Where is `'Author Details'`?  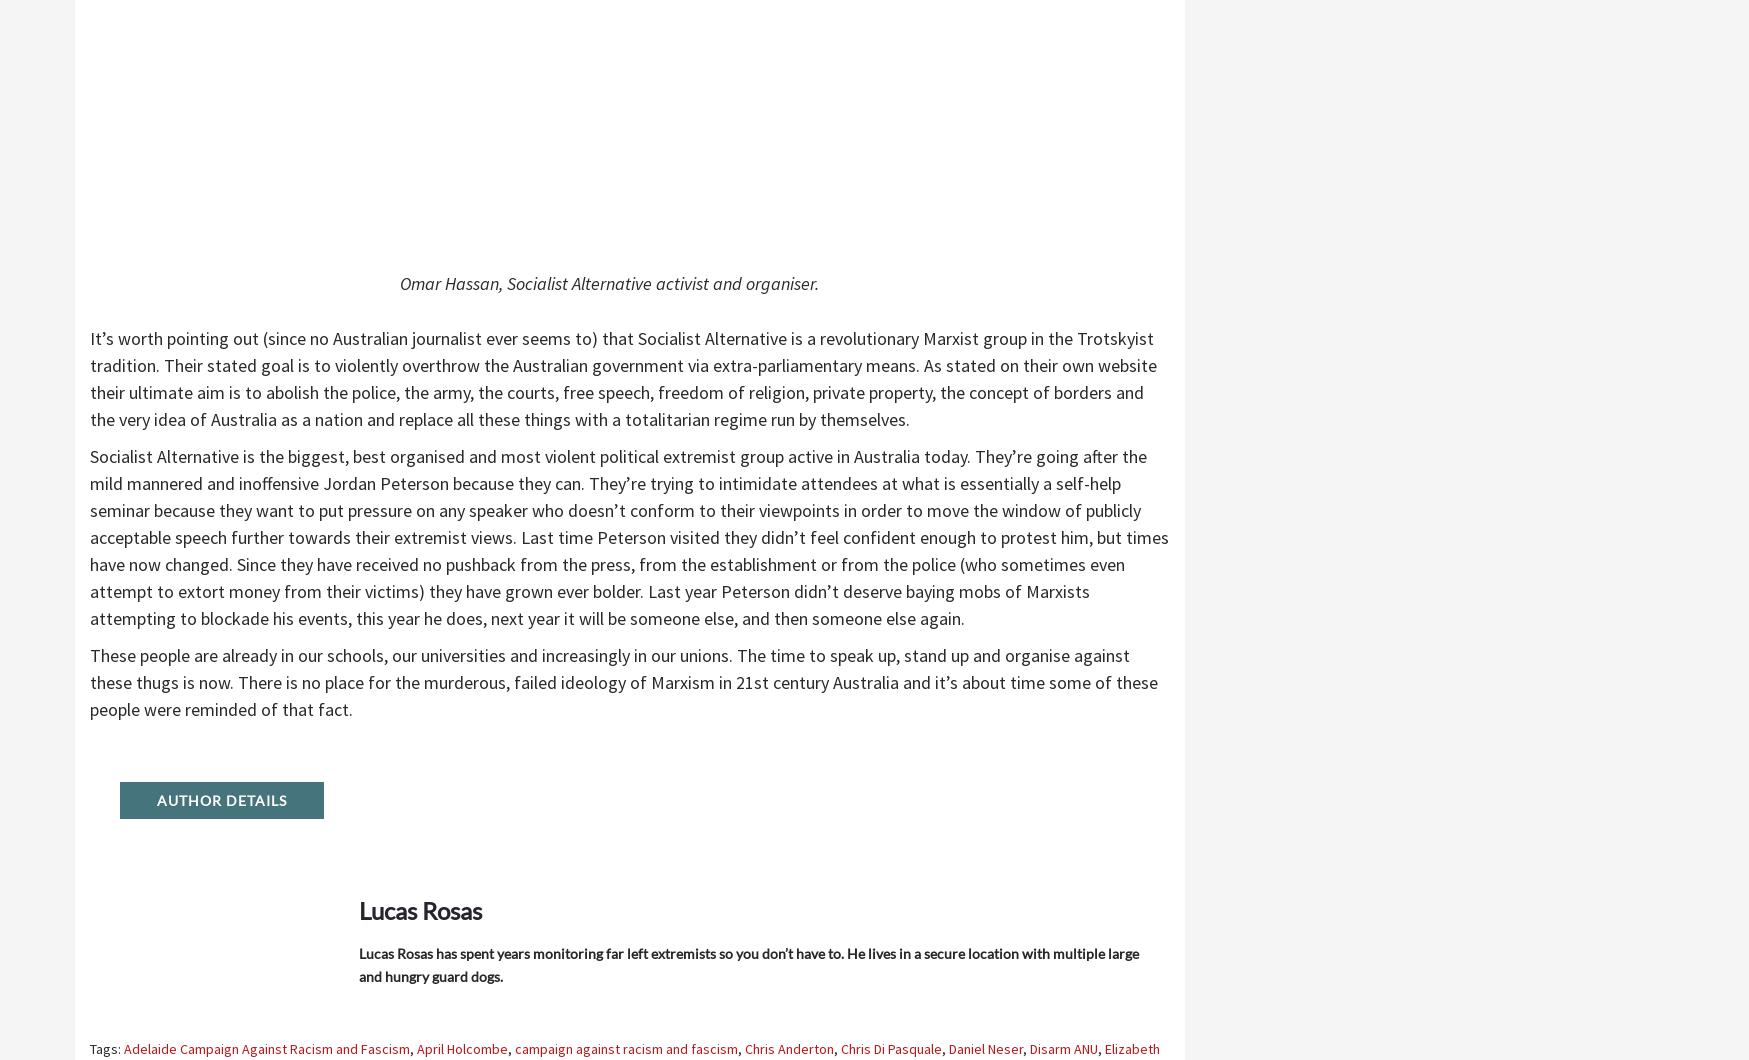
'Author Details' is located at coordinates (155, 800).